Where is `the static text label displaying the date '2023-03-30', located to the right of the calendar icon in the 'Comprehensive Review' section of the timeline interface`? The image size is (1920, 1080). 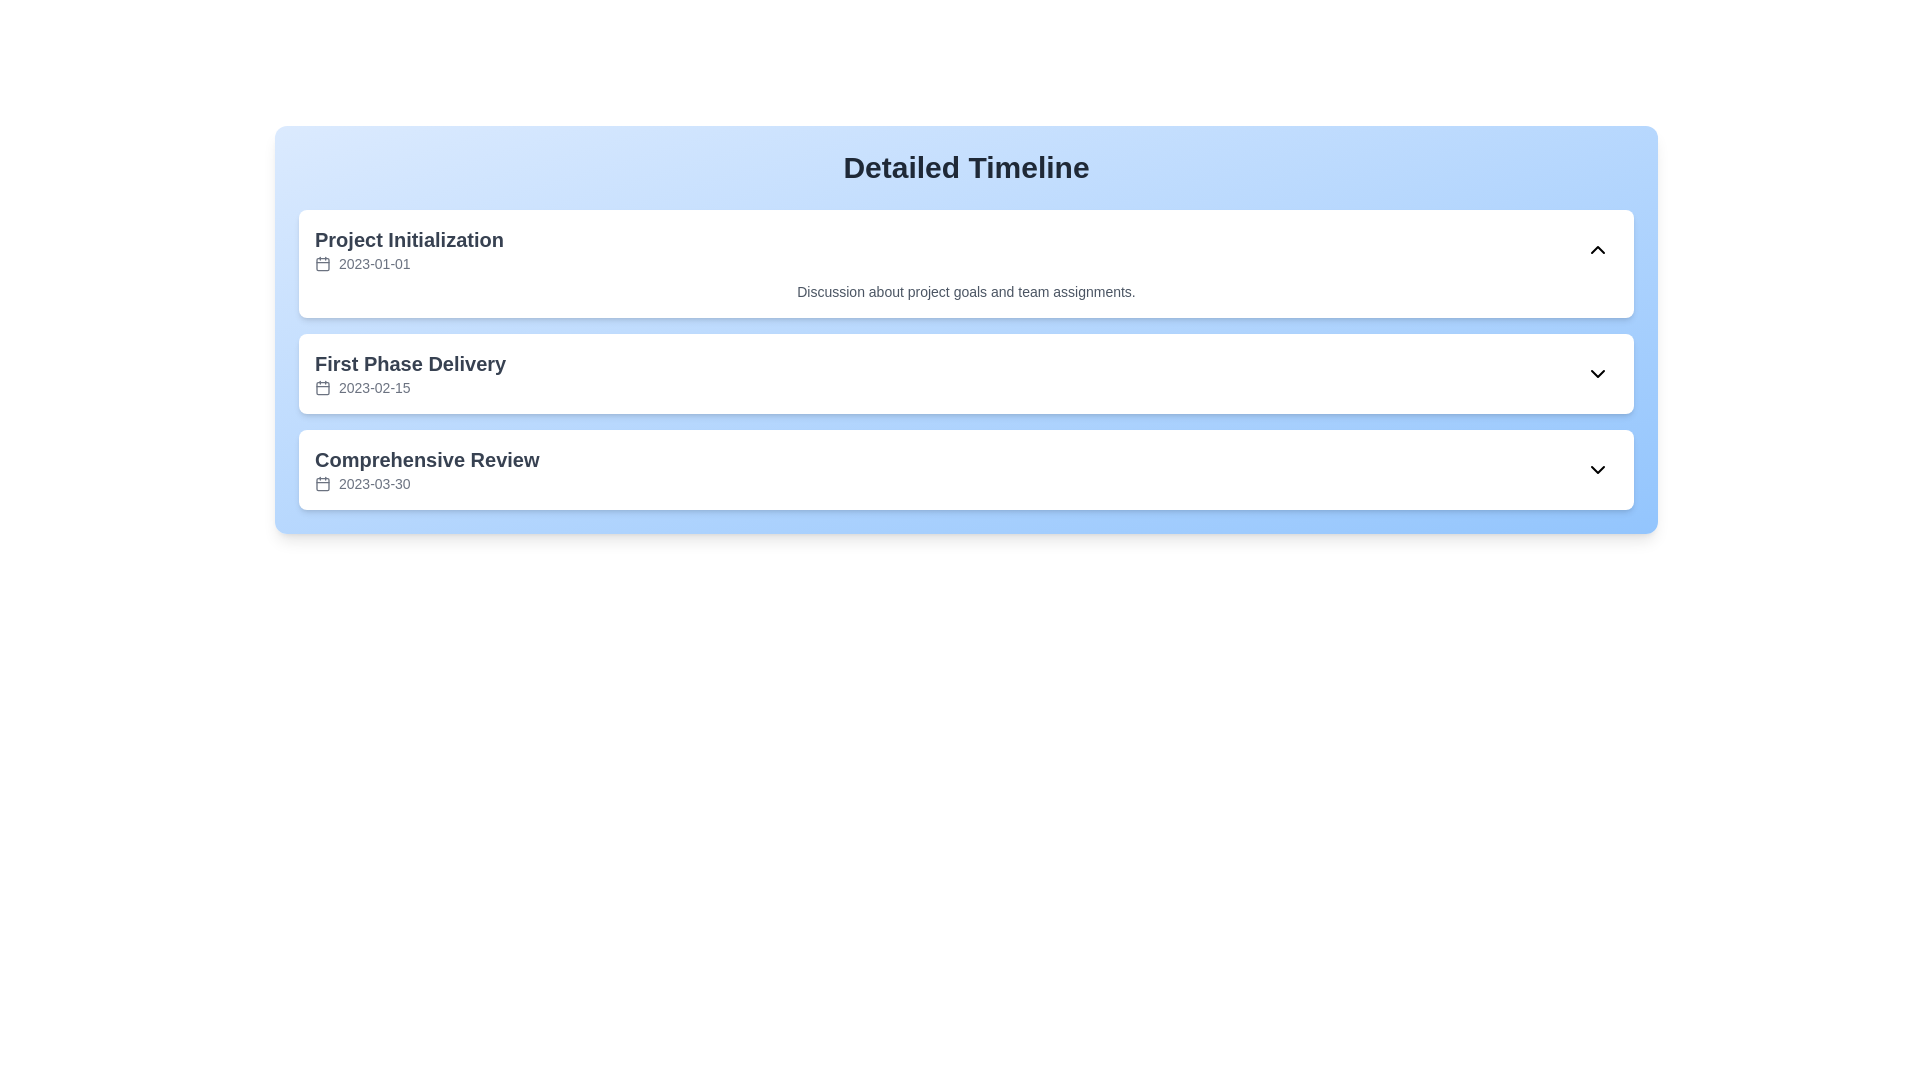 the static text label displaying the date '2023-03-30', located to the right of the calendar icon in the 'Comprehensive Review' section of the timeline interface is located at coordinates (374, 483).